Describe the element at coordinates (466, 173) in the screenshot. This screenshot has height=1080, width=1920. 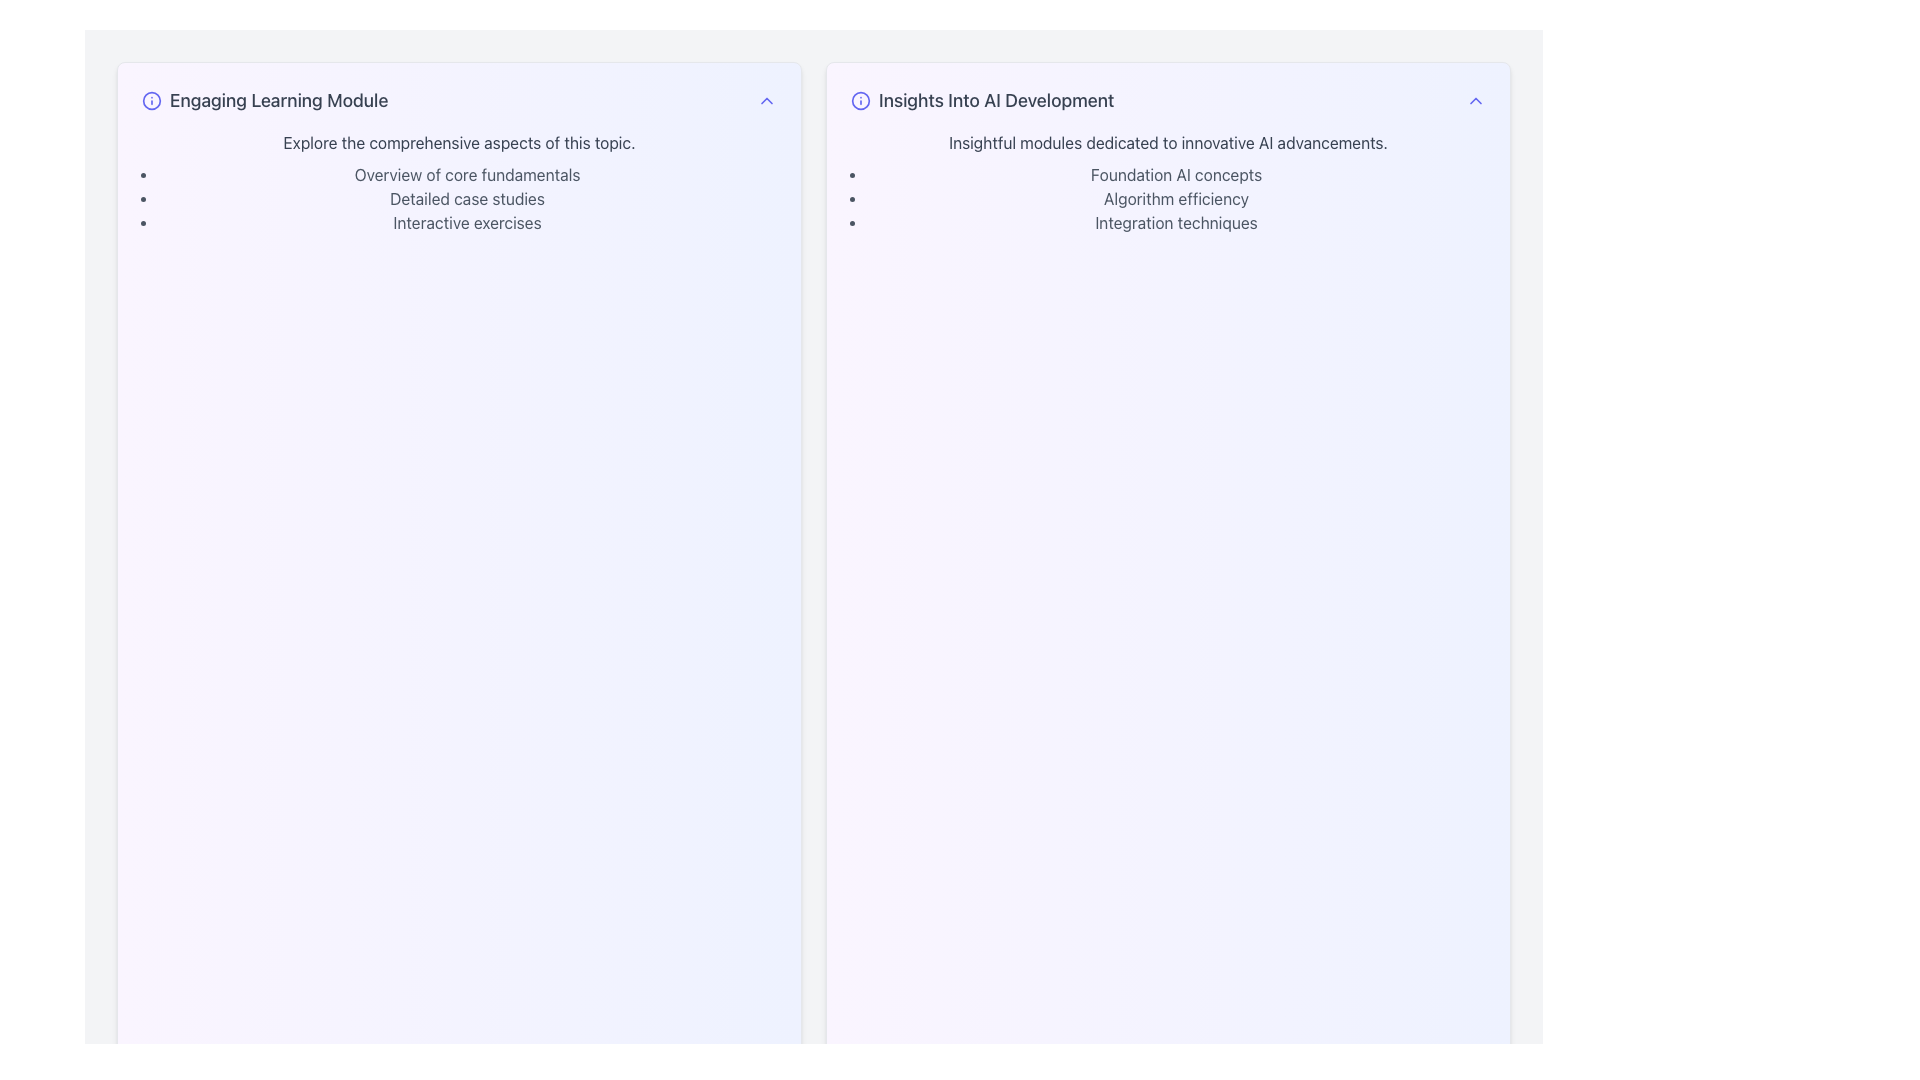
I see `the Text Label that serves as a clickable link or informational text, located just below the section title 'Engaging Learning Module' in the upper part of the left panel` at that location.